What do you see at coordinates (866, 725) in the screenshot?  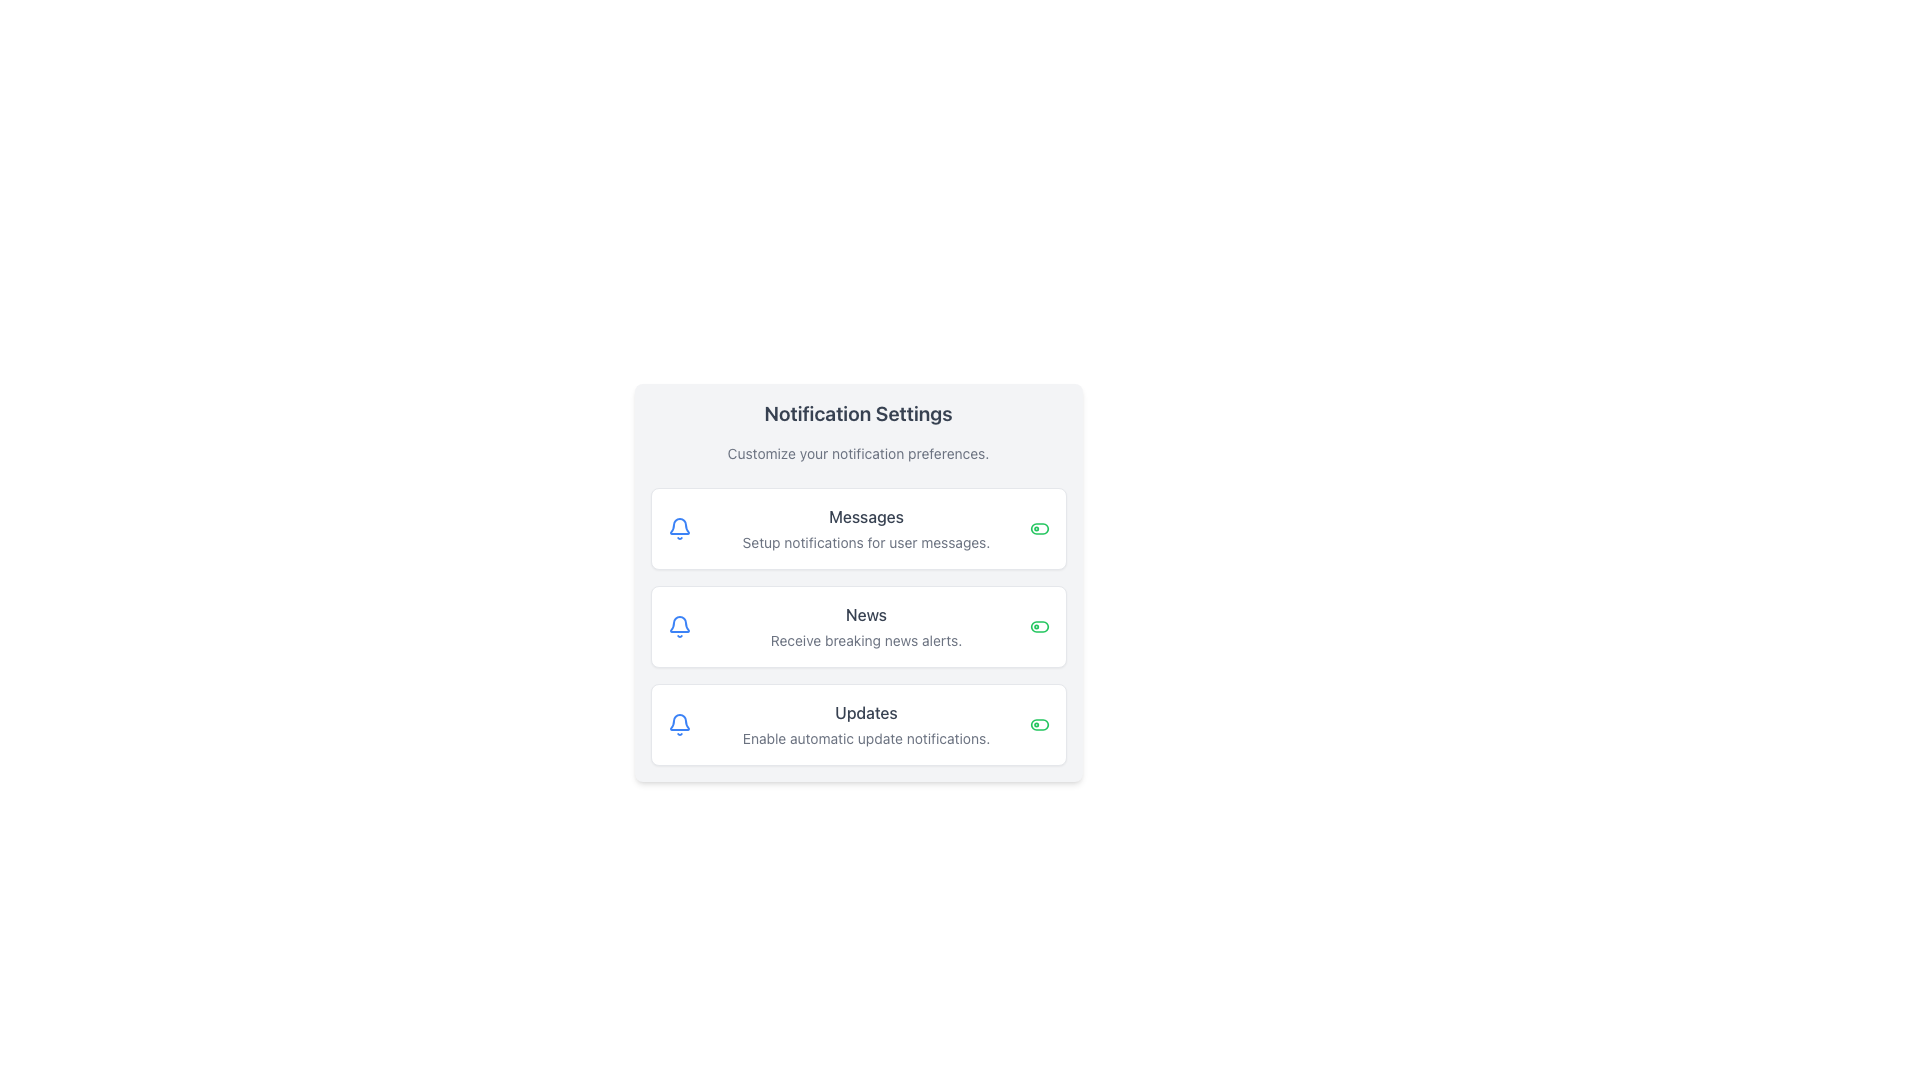 I see `details of the informational text block that provides the title and description of the notification feature for controlling automatic update notifications, located as the third element in a vertical stack of notification settings cards` at bounding box center [866, 725].